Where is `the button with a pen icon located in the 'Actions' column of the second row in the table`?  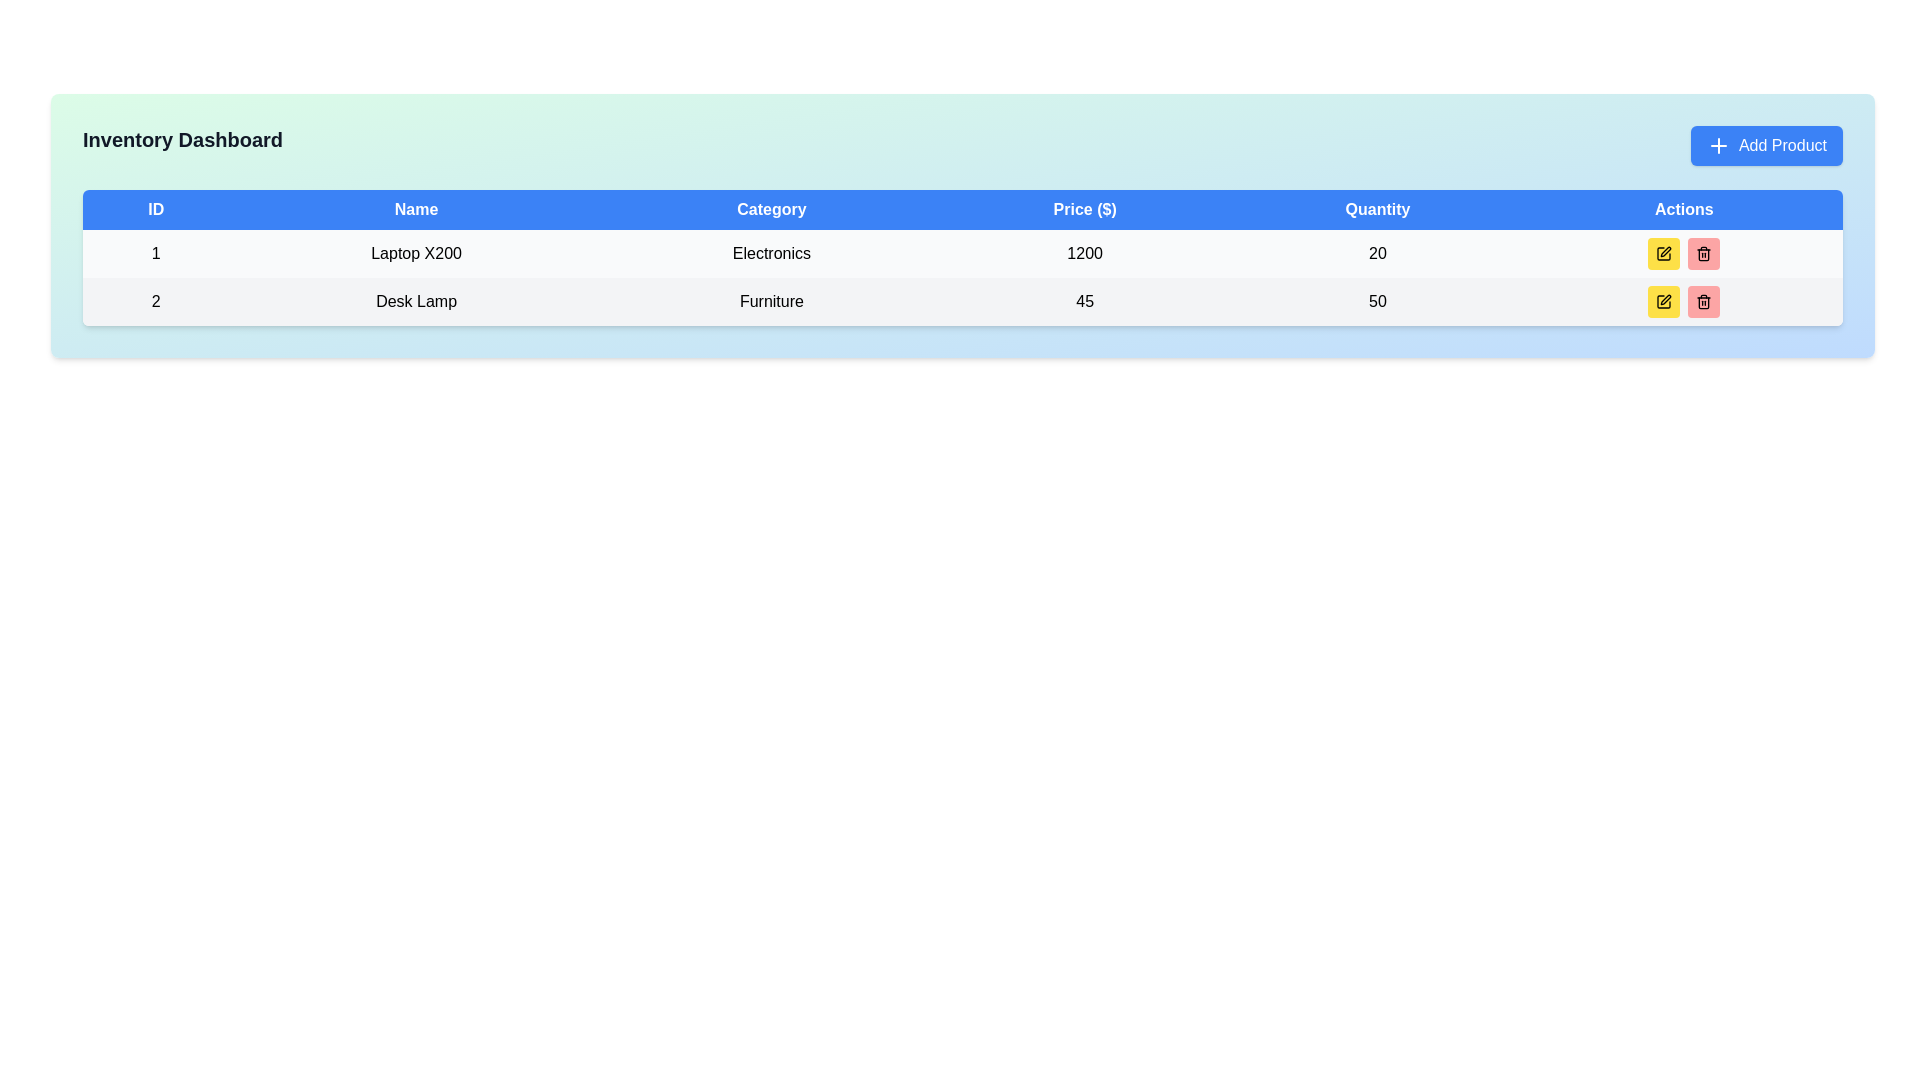
the button with a pen icon located in the 'Actions' column of the second row in the table is located at coordinates (1666, 250).